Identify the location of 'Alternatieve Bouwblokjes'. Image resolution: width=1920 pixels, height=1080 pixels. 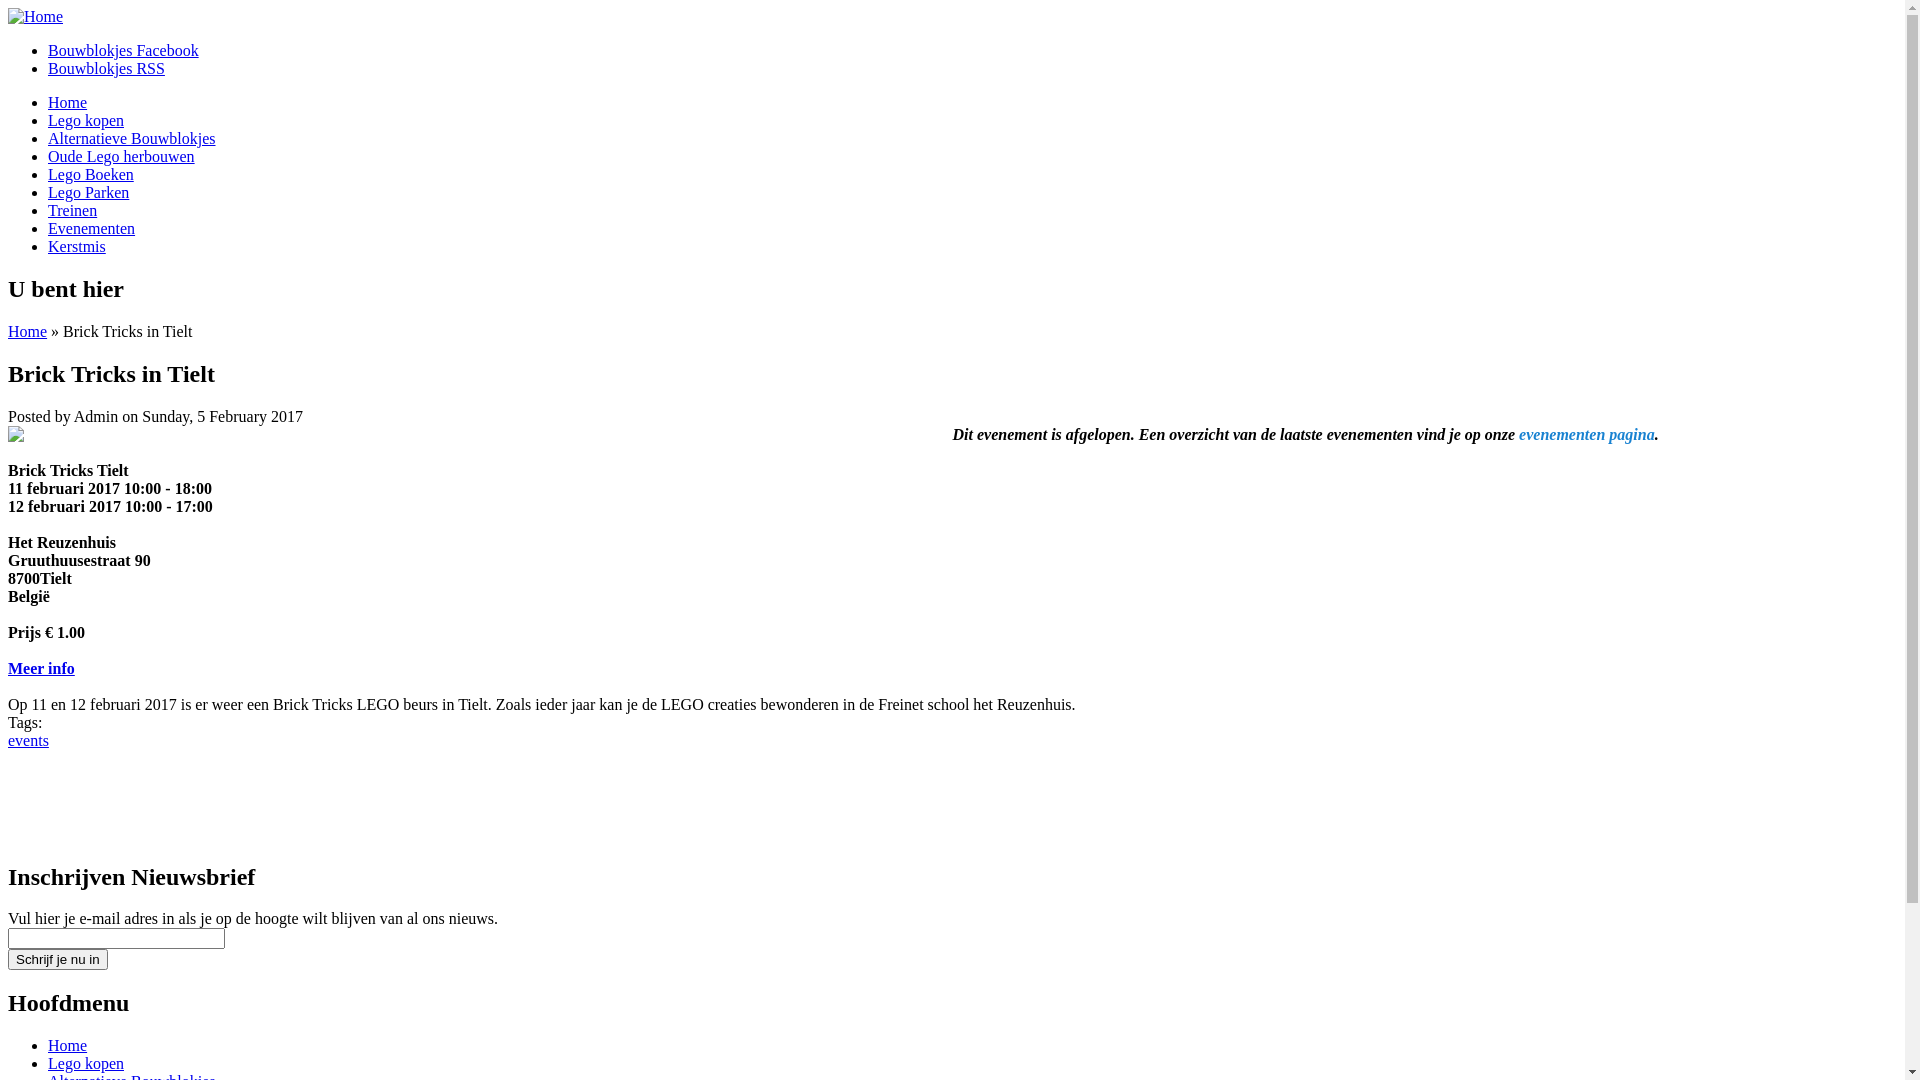
(131, 137).